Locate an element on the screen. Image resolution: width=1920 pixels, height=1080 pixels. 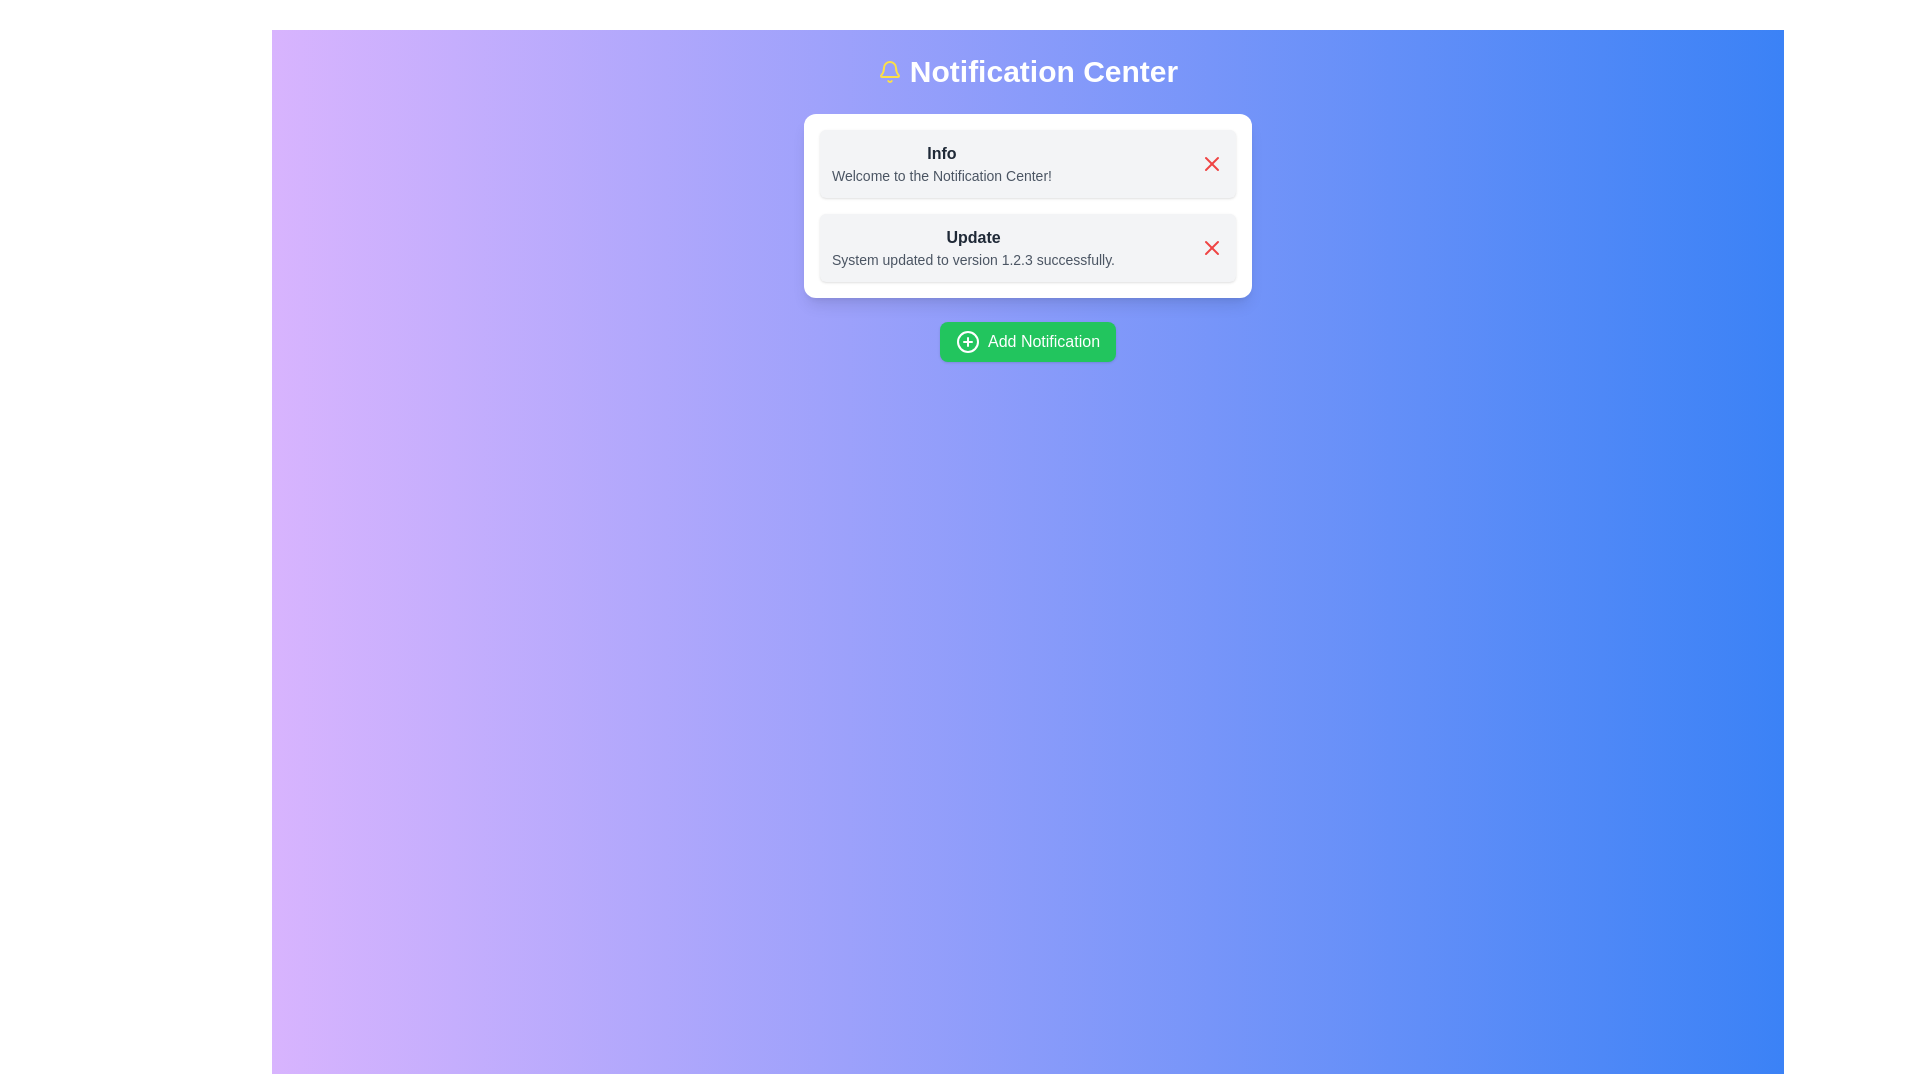
the 'Add Notification' button, which is a rectangular button with a green background and a white label, located below the 'Info' and 'Update' cards in the centered panel is located at coordinates (1027, 341).